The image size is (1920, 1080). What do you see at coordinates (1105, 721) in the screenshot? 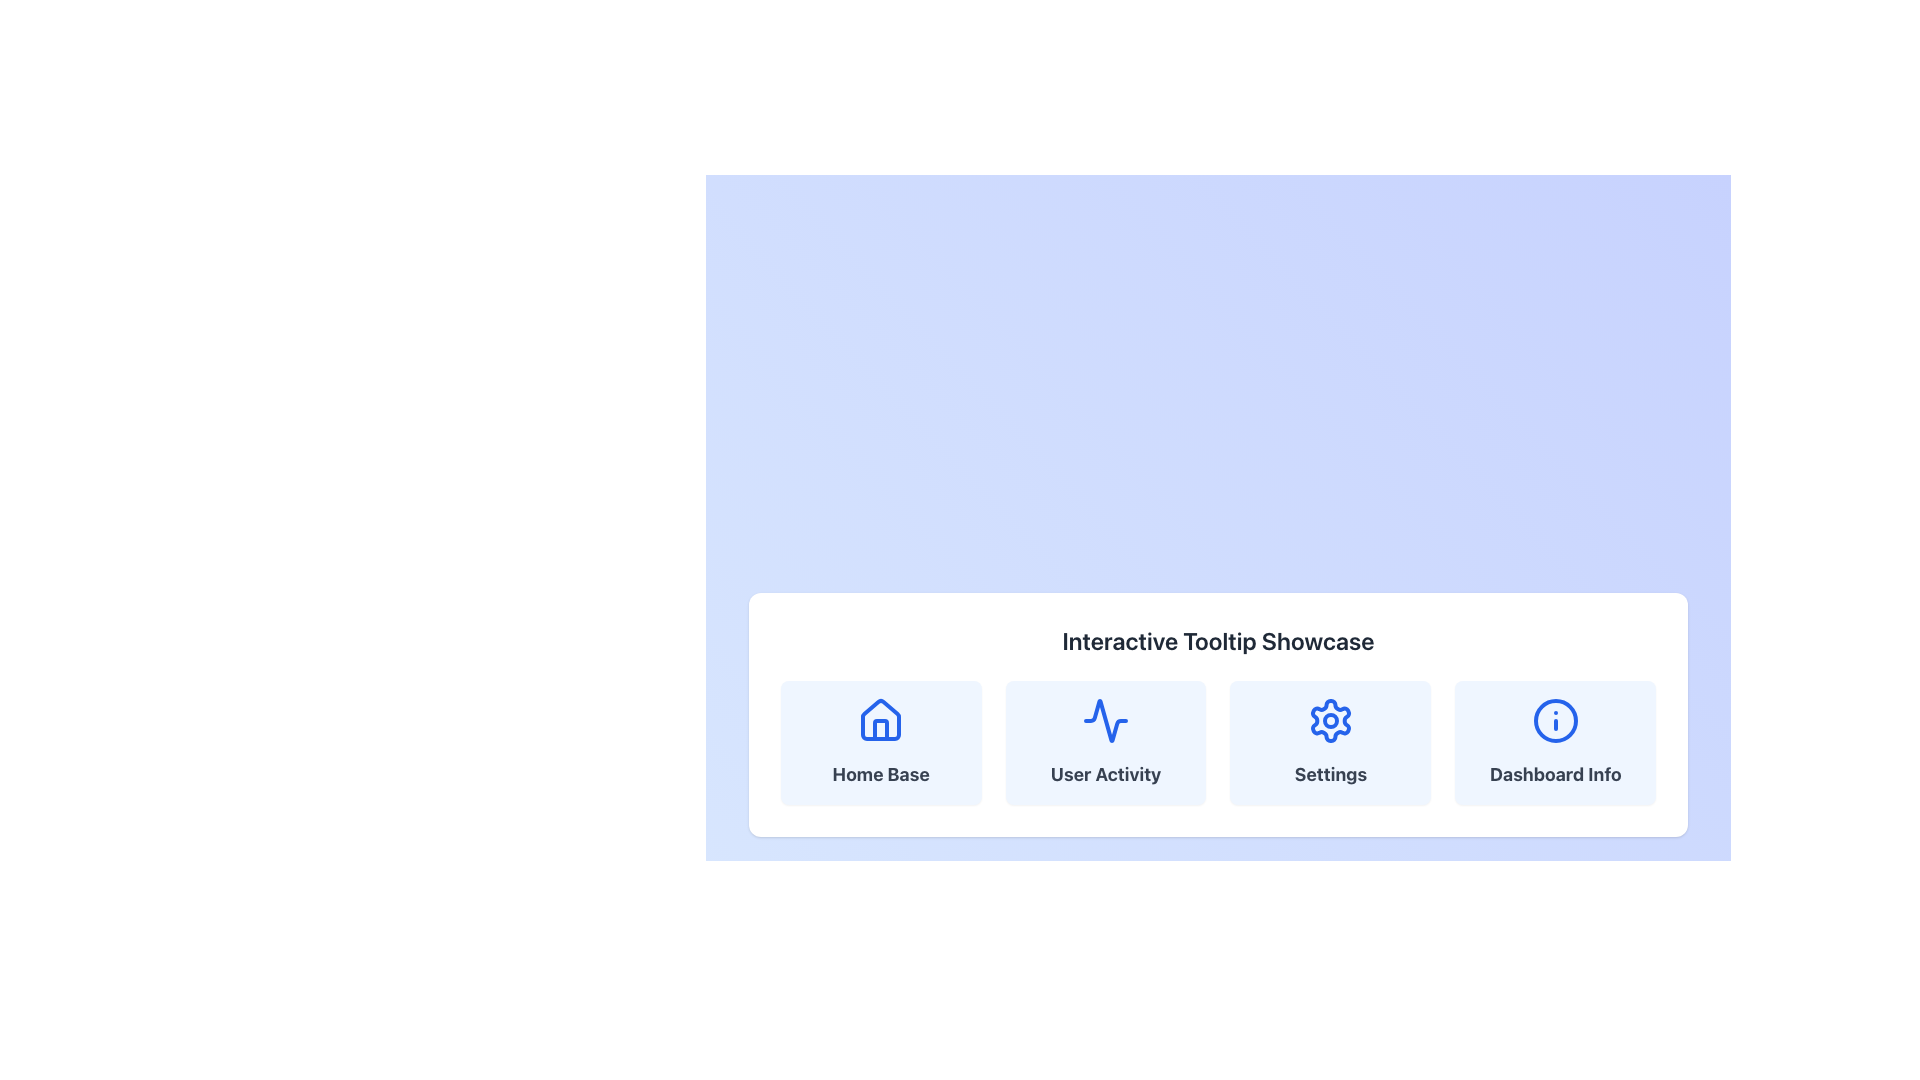
I see `the heartbeat icon within the 'User Activity' card` at bounding box center [1105, 721].